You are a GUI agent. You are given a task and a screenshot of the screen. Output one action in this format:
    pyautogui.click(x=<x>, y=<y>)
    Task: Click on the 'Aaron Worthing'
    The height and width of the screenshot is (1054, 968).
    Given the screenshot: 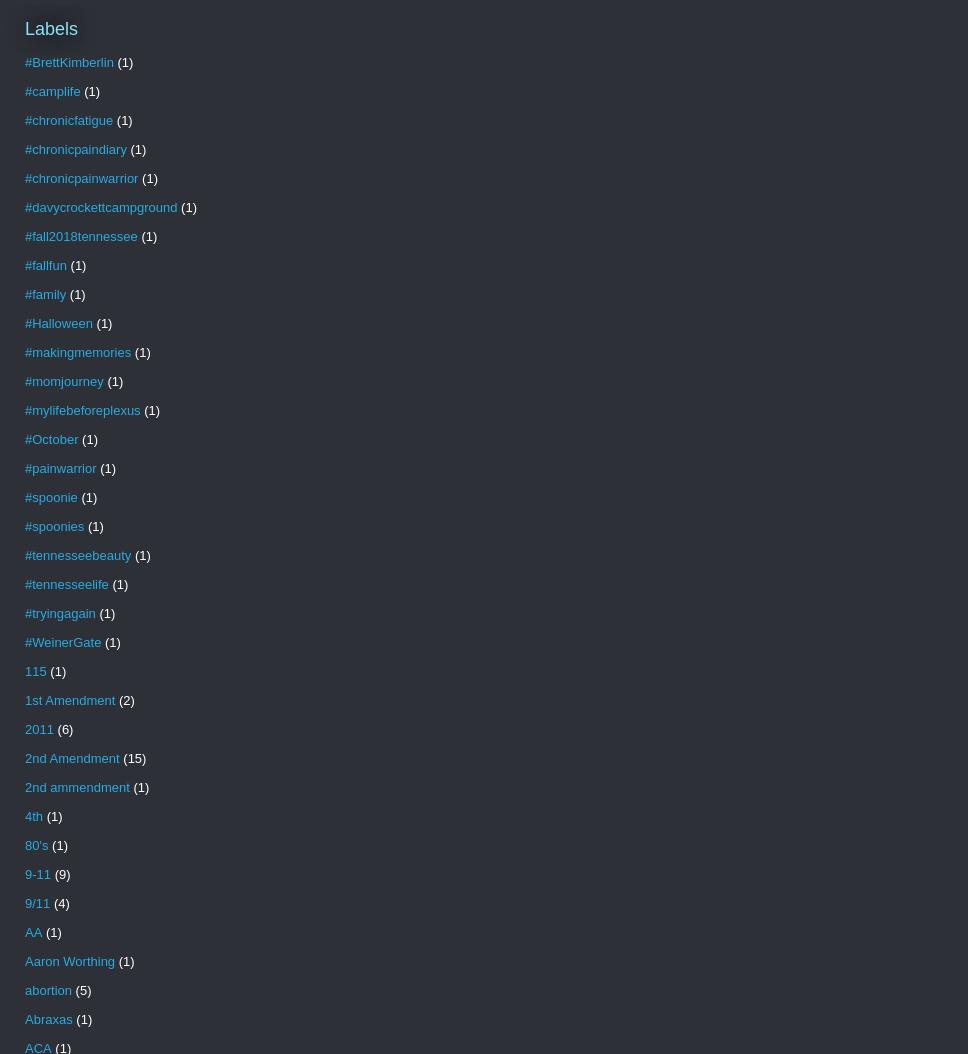 What is the action you would take?
    pyautogui.click(x=68, y=961)
    